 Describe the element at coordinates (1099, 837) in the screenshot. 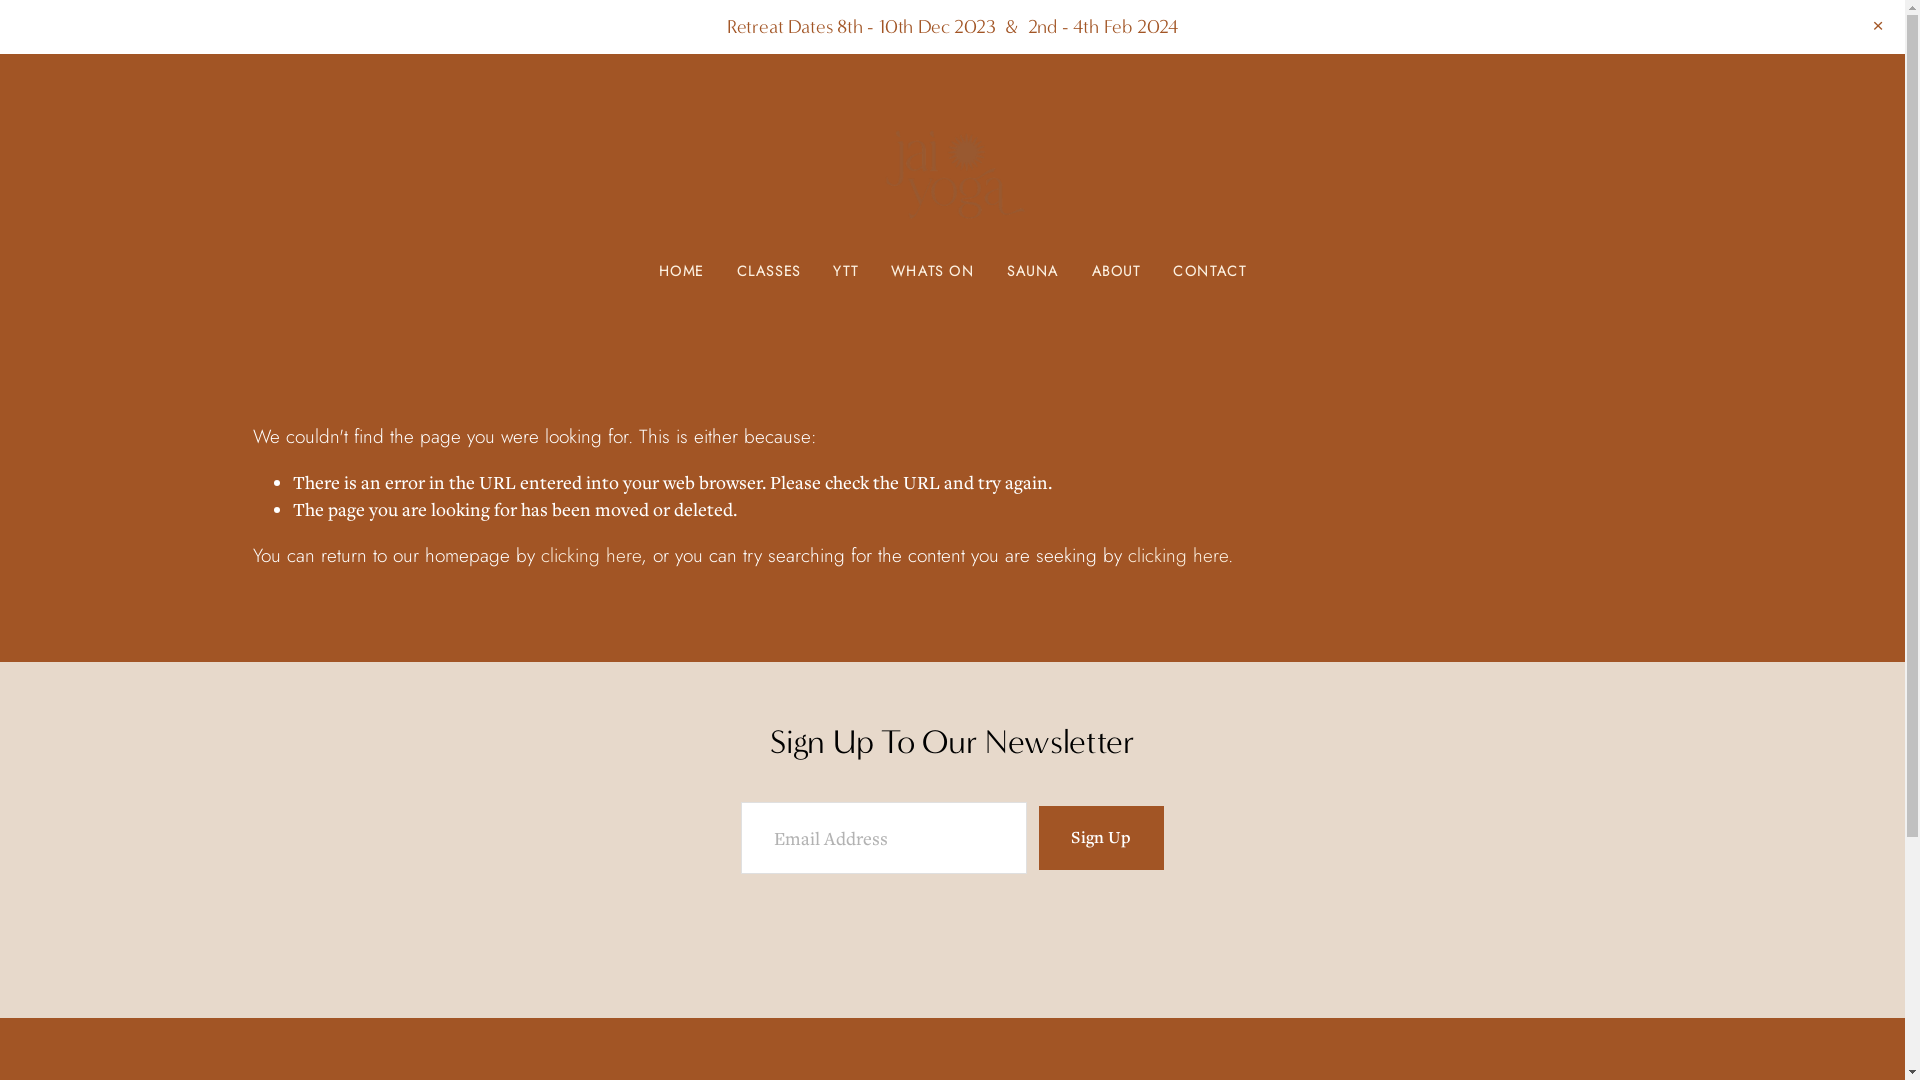

I see `'Sign Up'` at that location.